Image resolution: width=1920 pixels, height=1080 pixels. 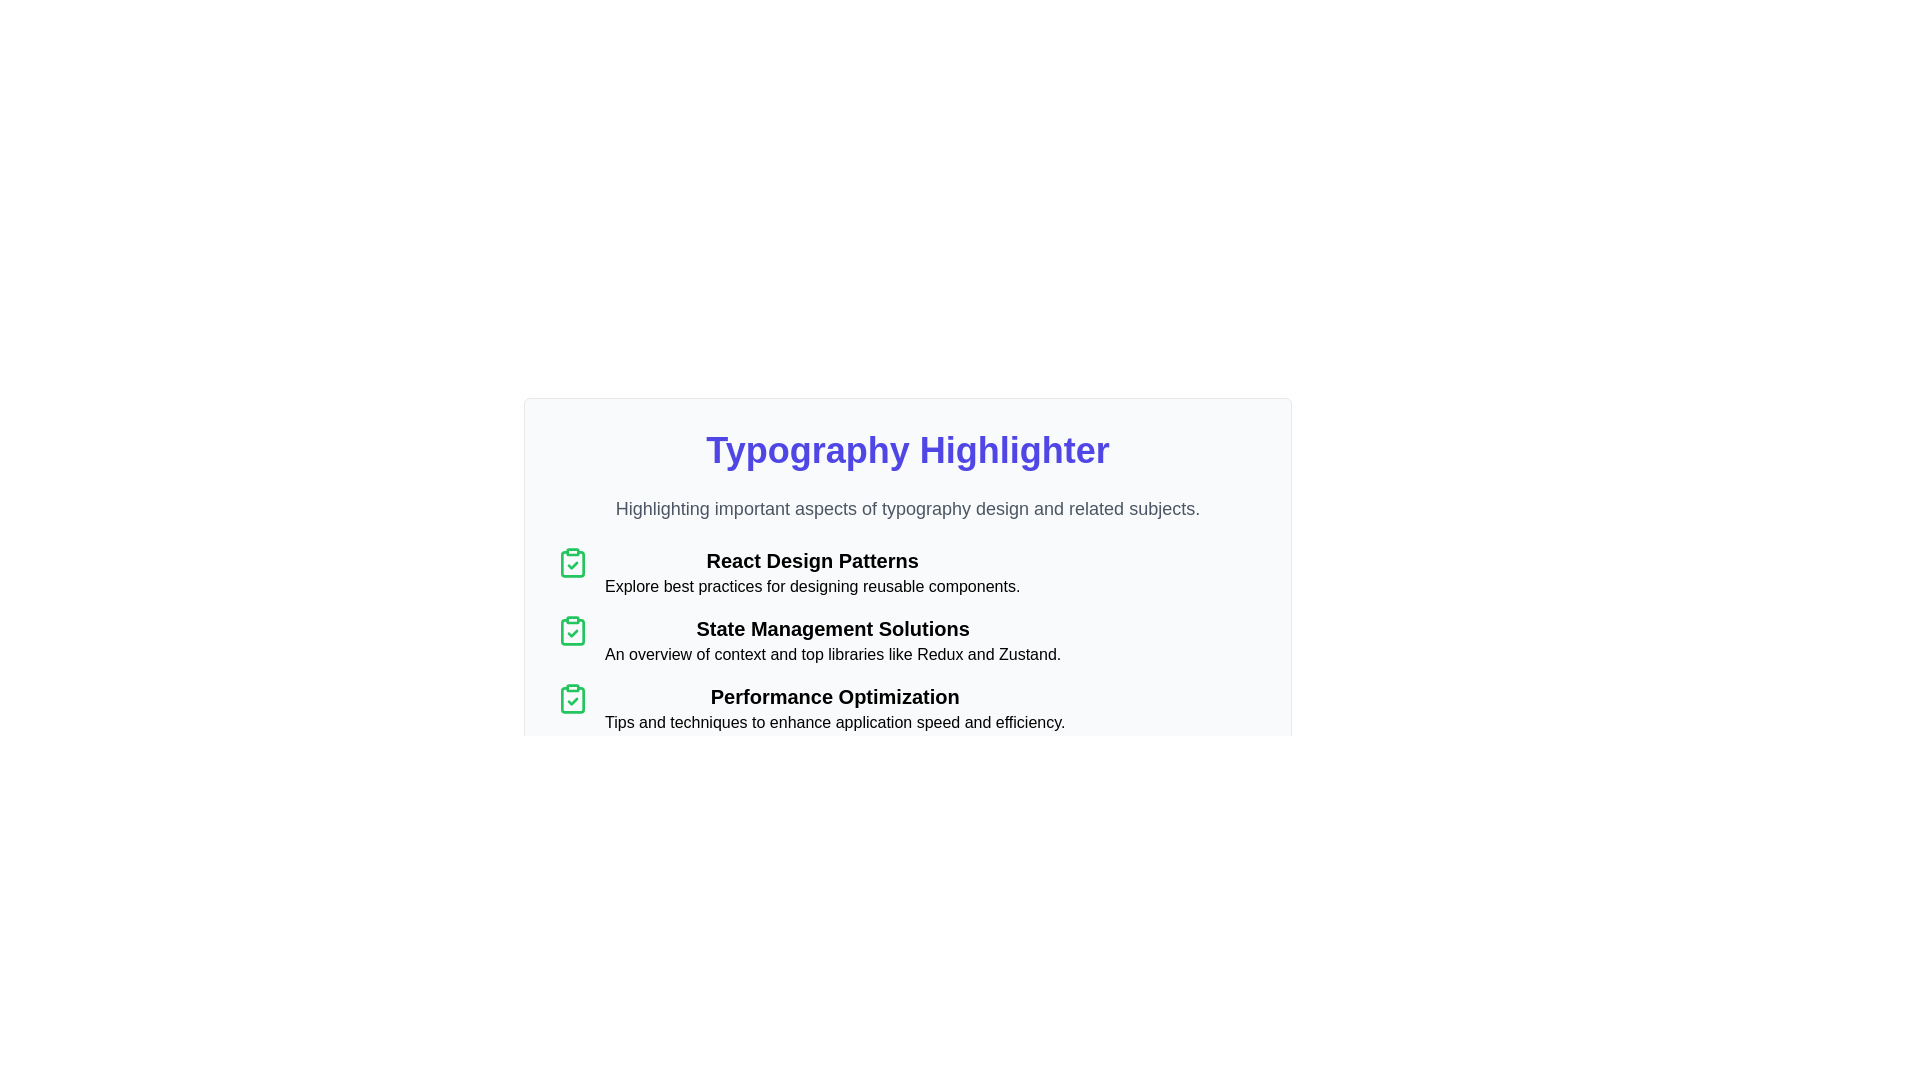 I want to click on the 'React Design Patterns' text block with a clipboard icon, so click(x=906, y=573).